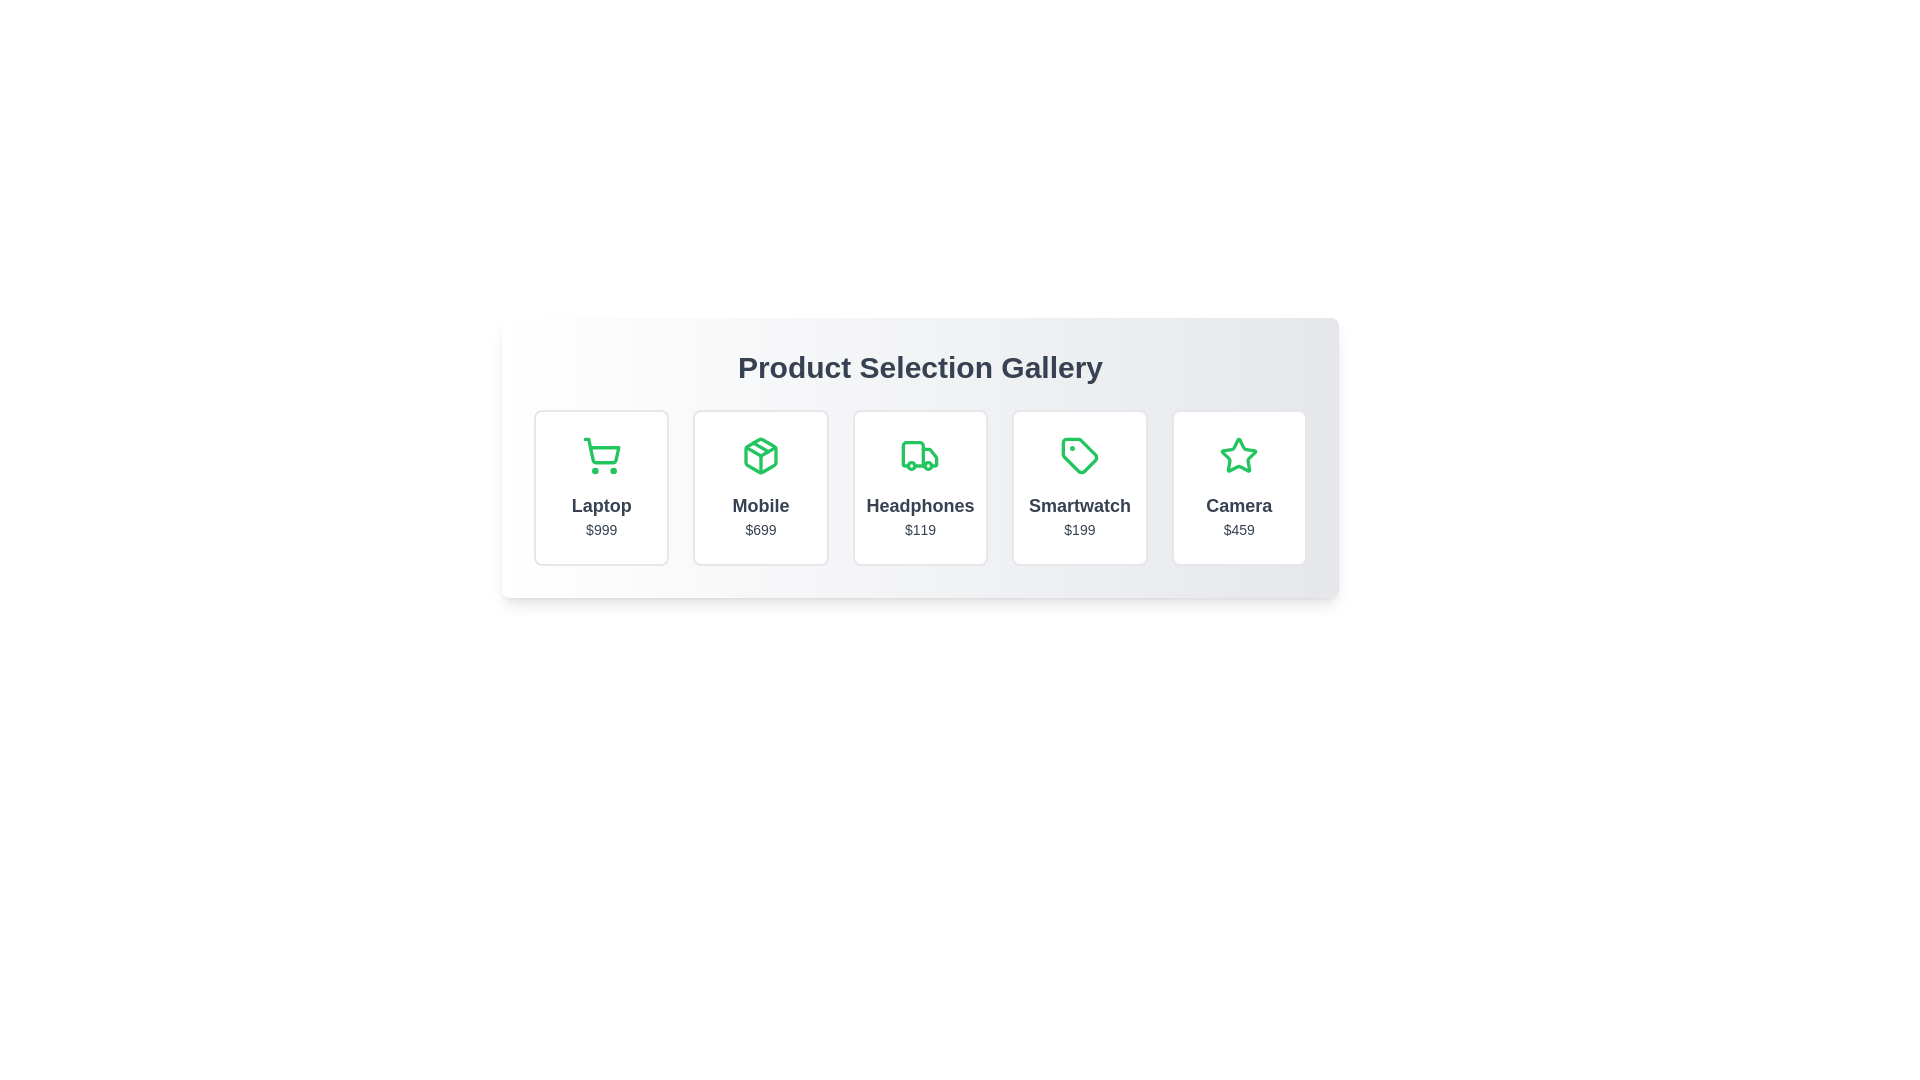 The height and width of the screenshot is (1080, 1920). Describe the element at coordinates (919, 488) in the screenshot. I see `the 'Headphones' product card, which is the third item` at that location.